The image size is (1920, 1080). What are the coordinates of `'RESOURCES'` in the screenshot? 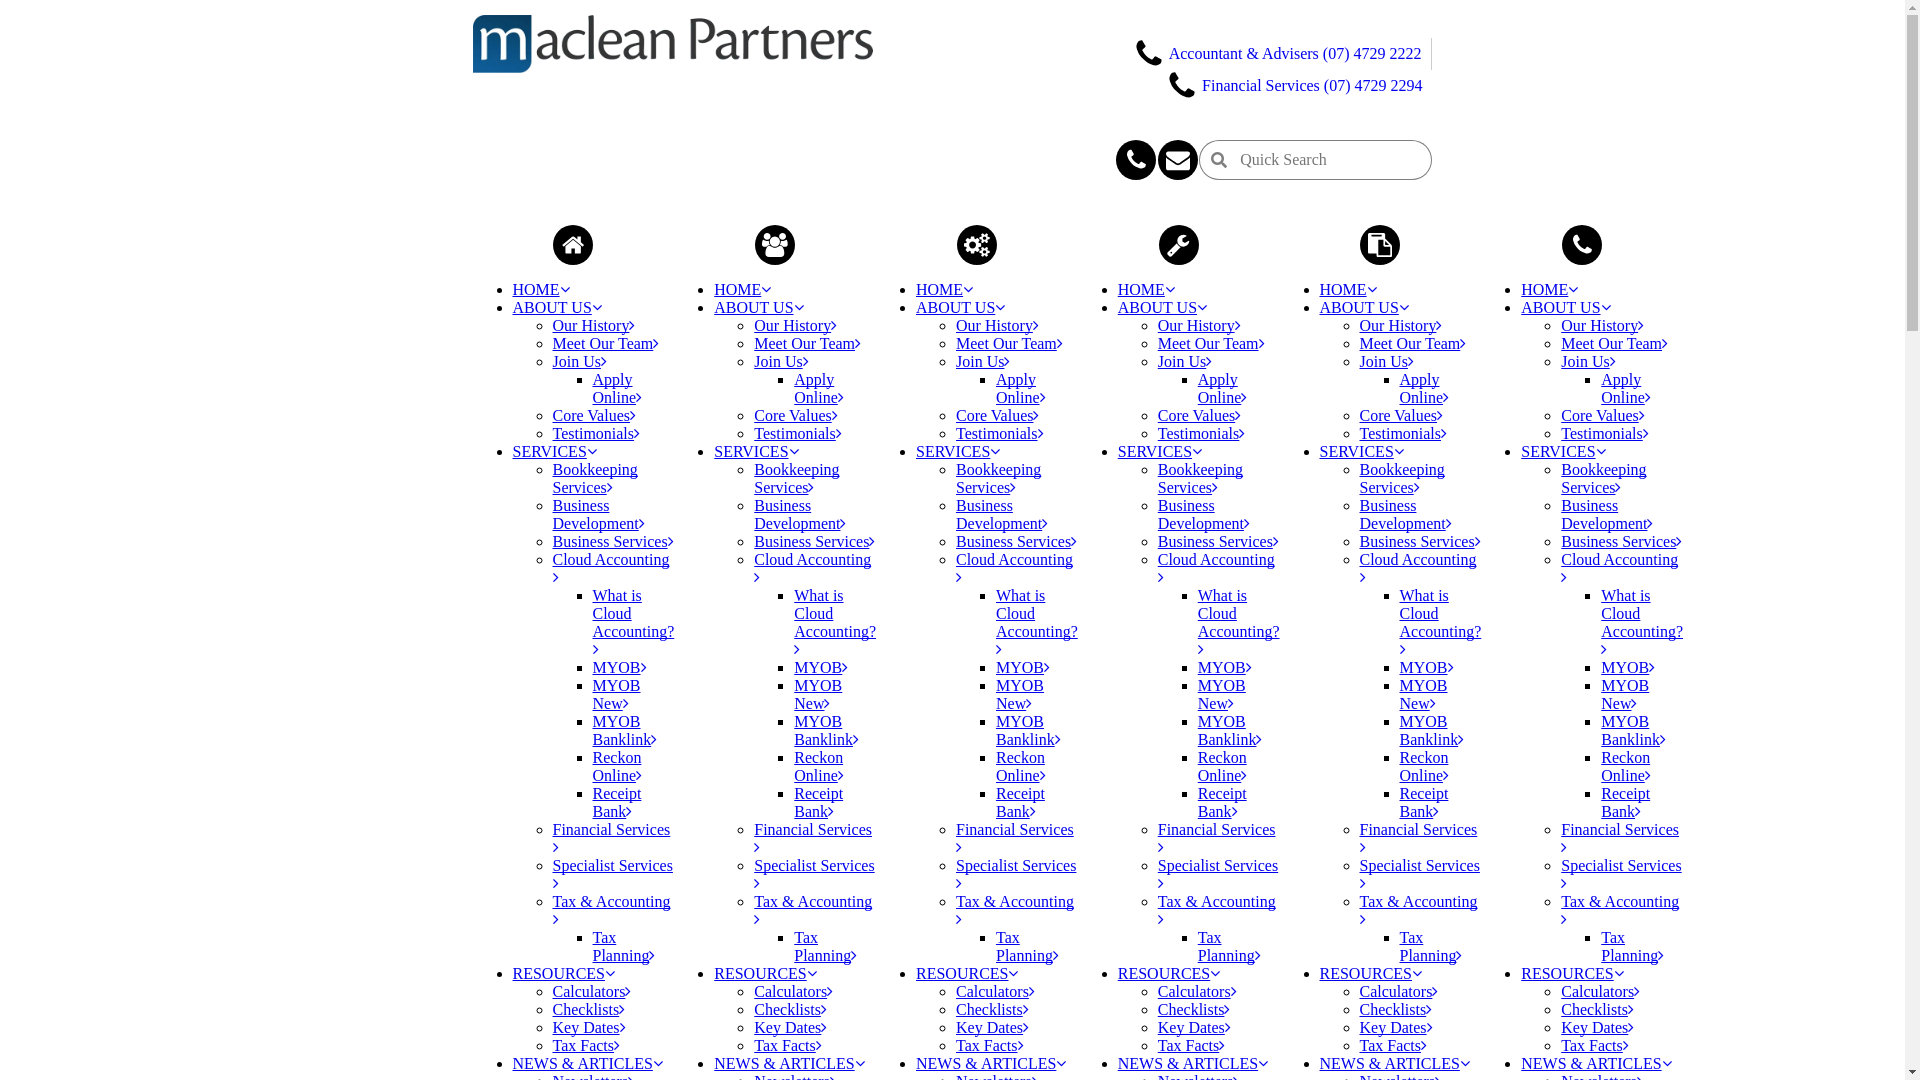 It's located at (1571, 972).